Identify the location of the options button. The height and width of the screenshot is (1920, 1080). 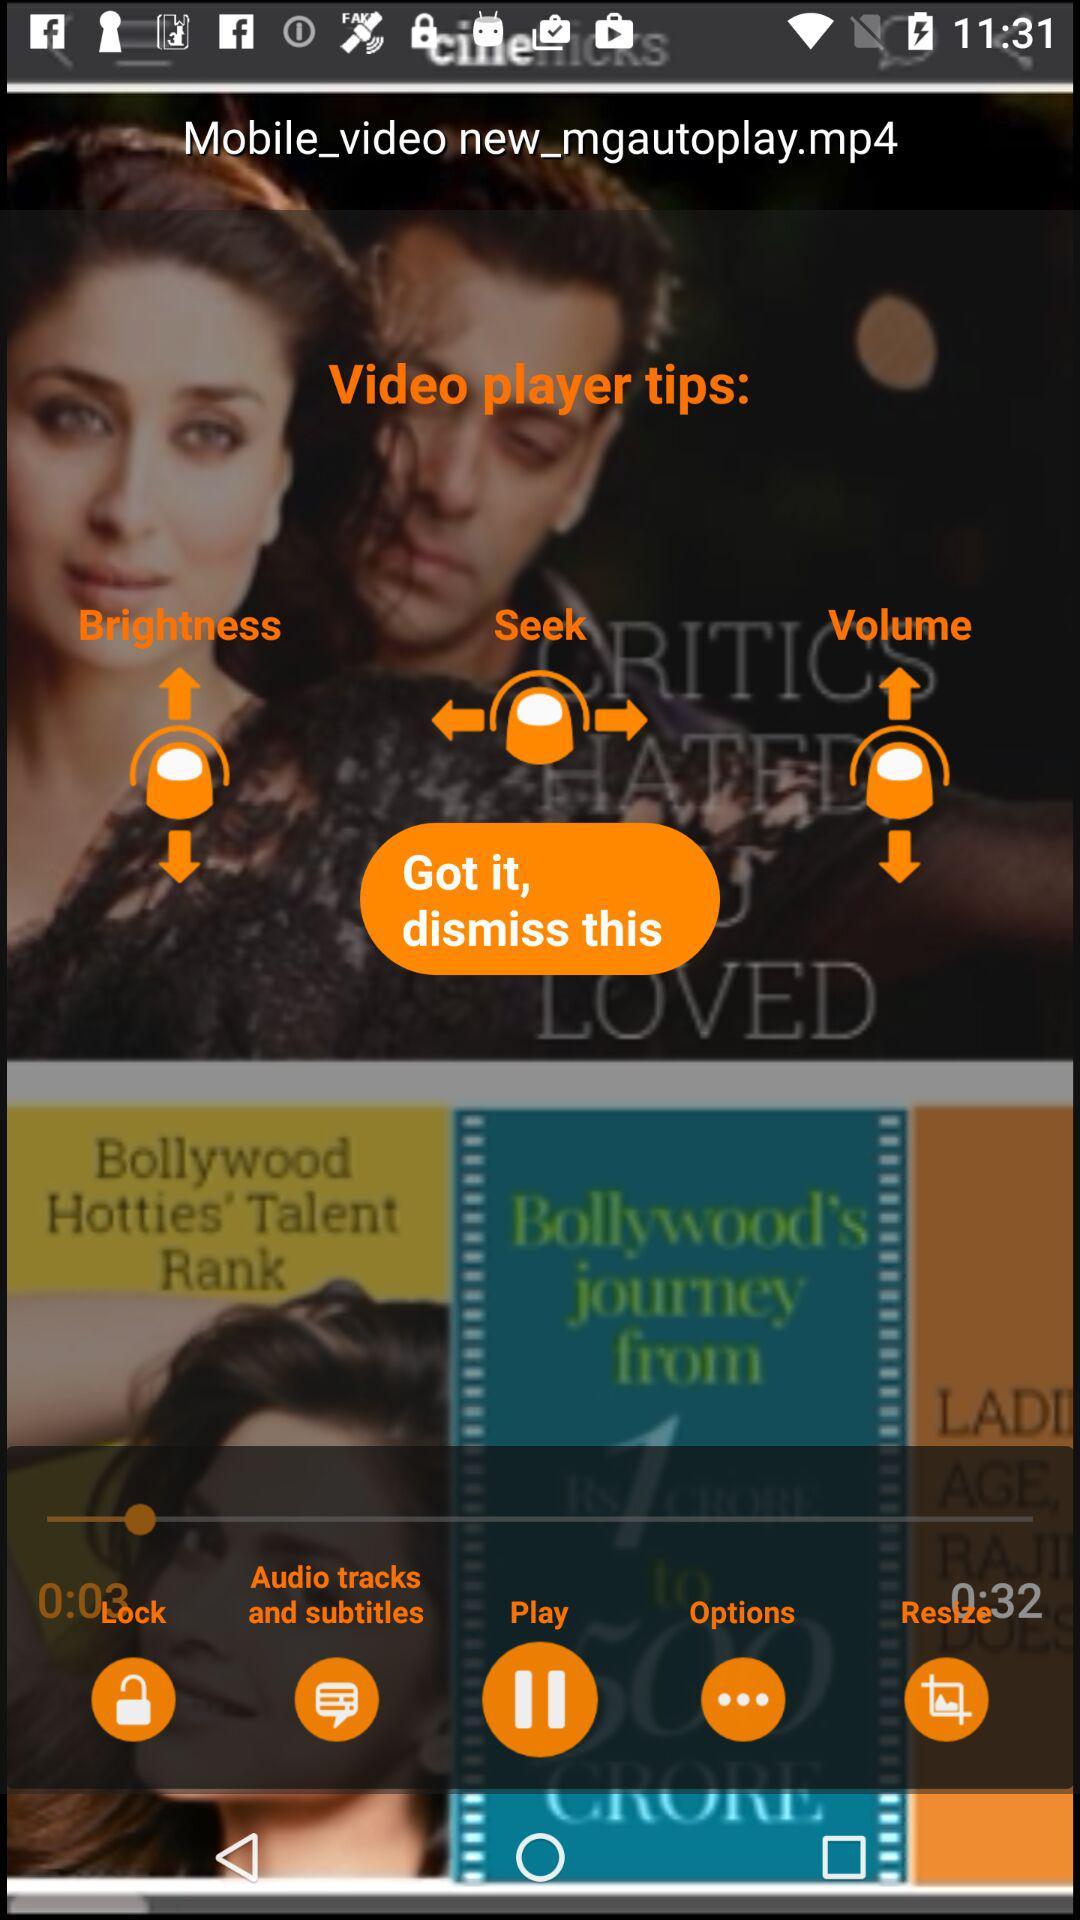
(742, 1698).